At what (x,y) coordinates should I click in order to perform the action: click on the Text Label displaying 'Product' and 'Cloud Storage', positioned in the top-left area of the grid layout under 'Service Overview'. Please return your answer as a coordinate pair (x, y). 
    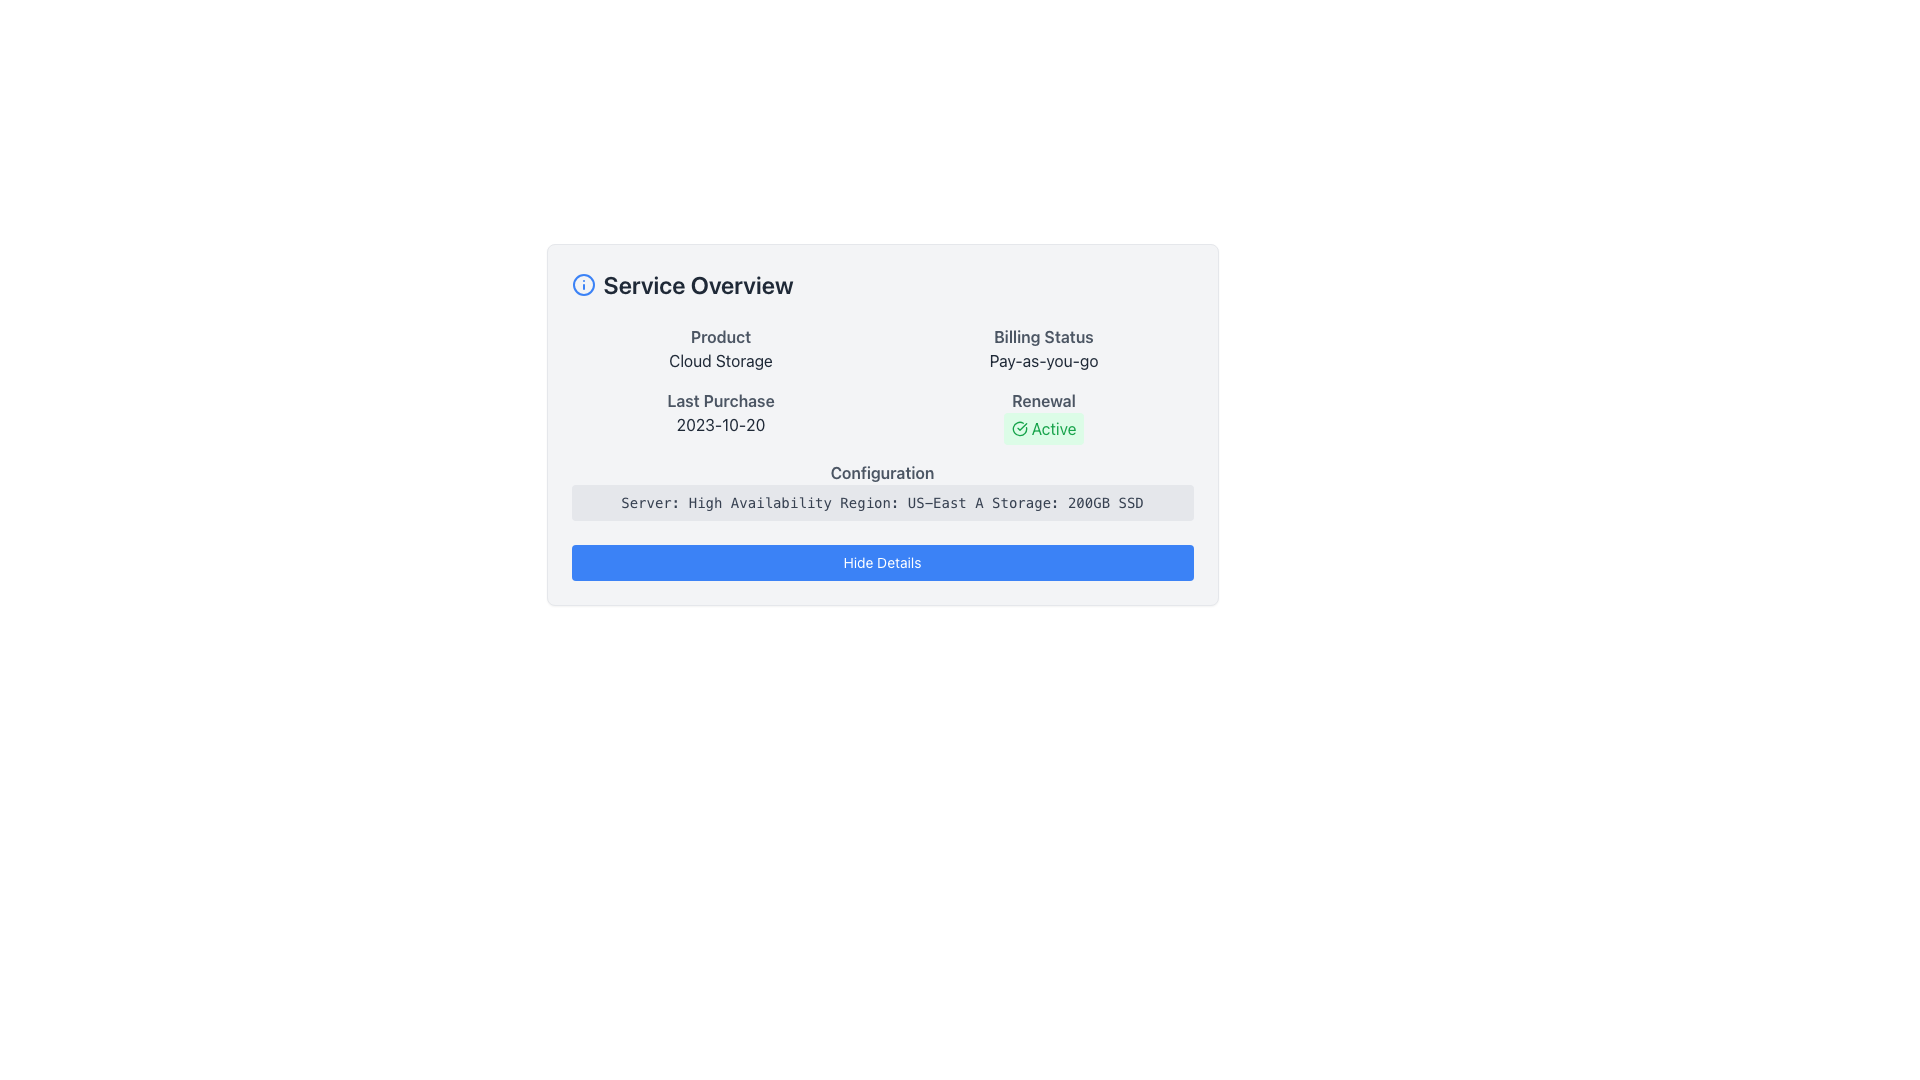
    Looking at the image, I should click on (720, 347).